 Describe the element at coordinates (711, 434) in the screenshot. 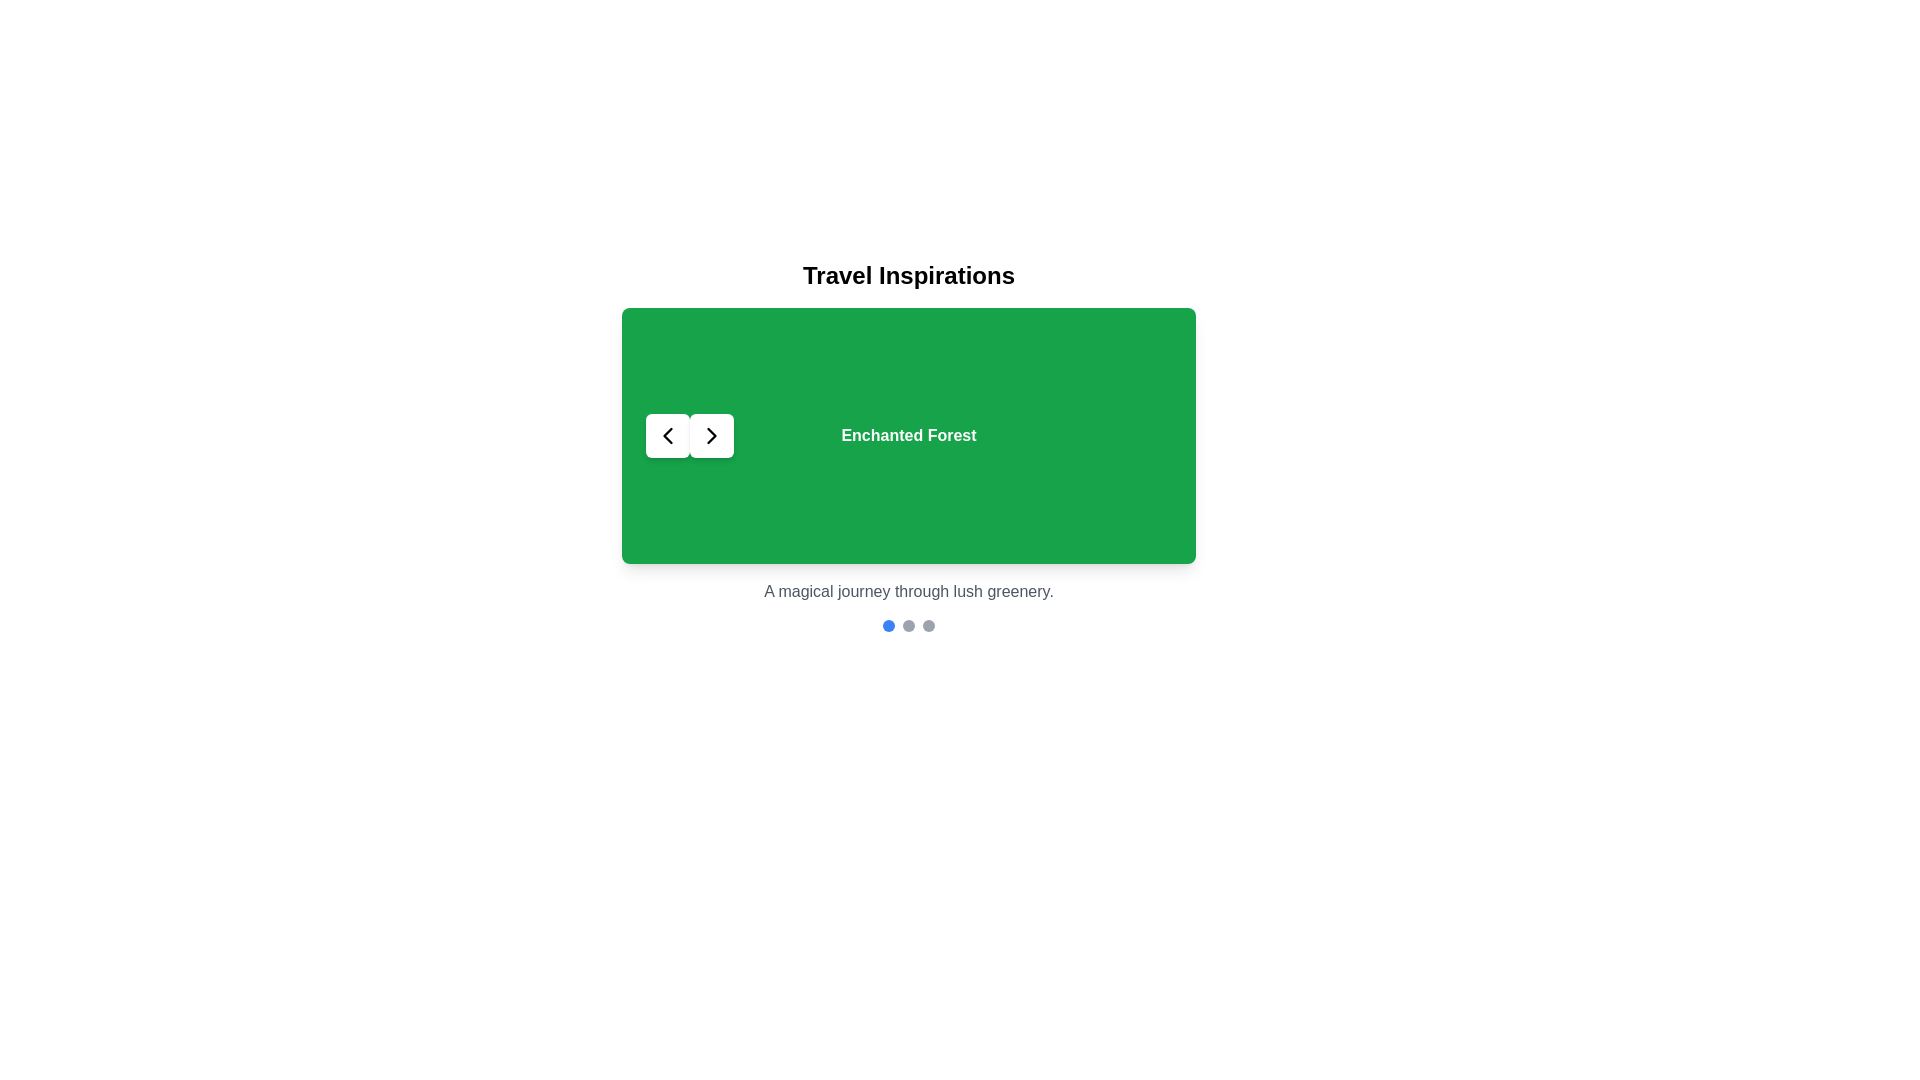

I see `the second button on the left within the green card` at that location.